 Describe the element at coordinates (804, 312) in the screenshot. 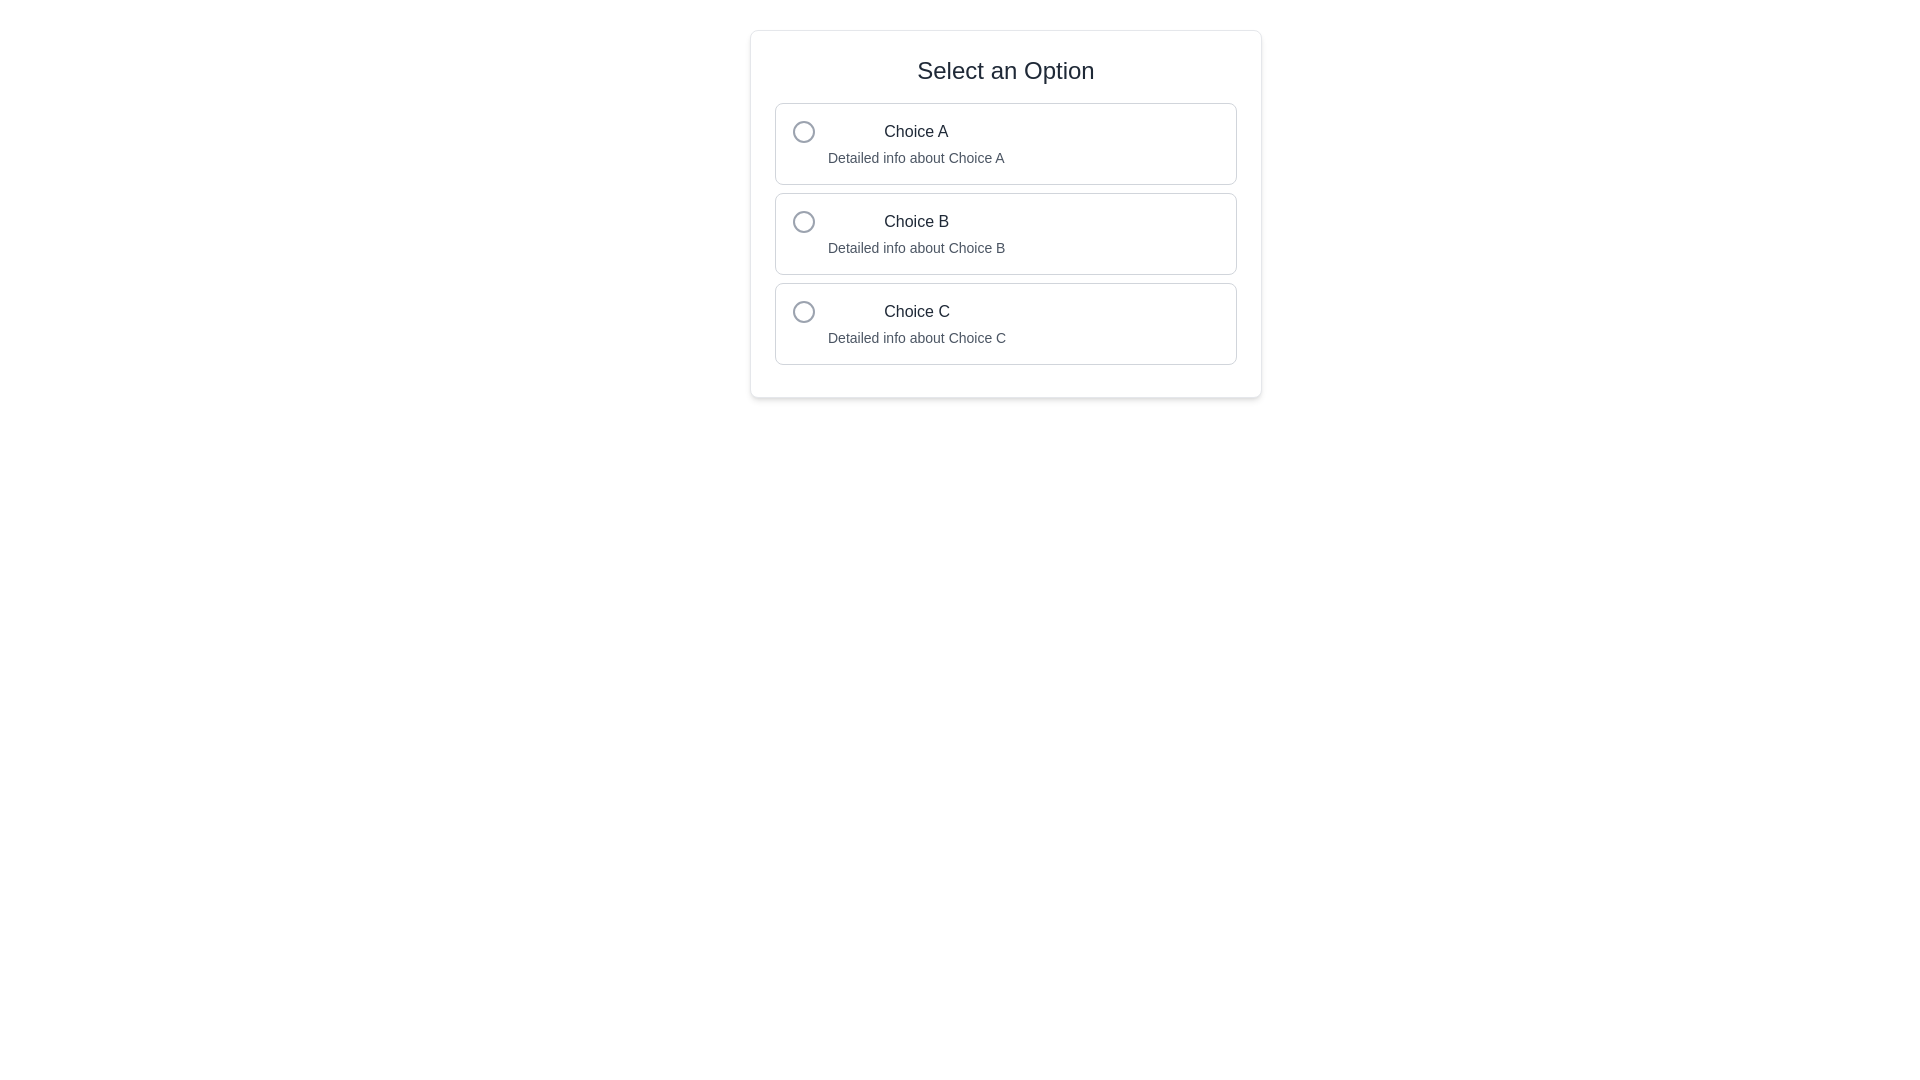

I see `the radio button for 'Choice C'` at that location.